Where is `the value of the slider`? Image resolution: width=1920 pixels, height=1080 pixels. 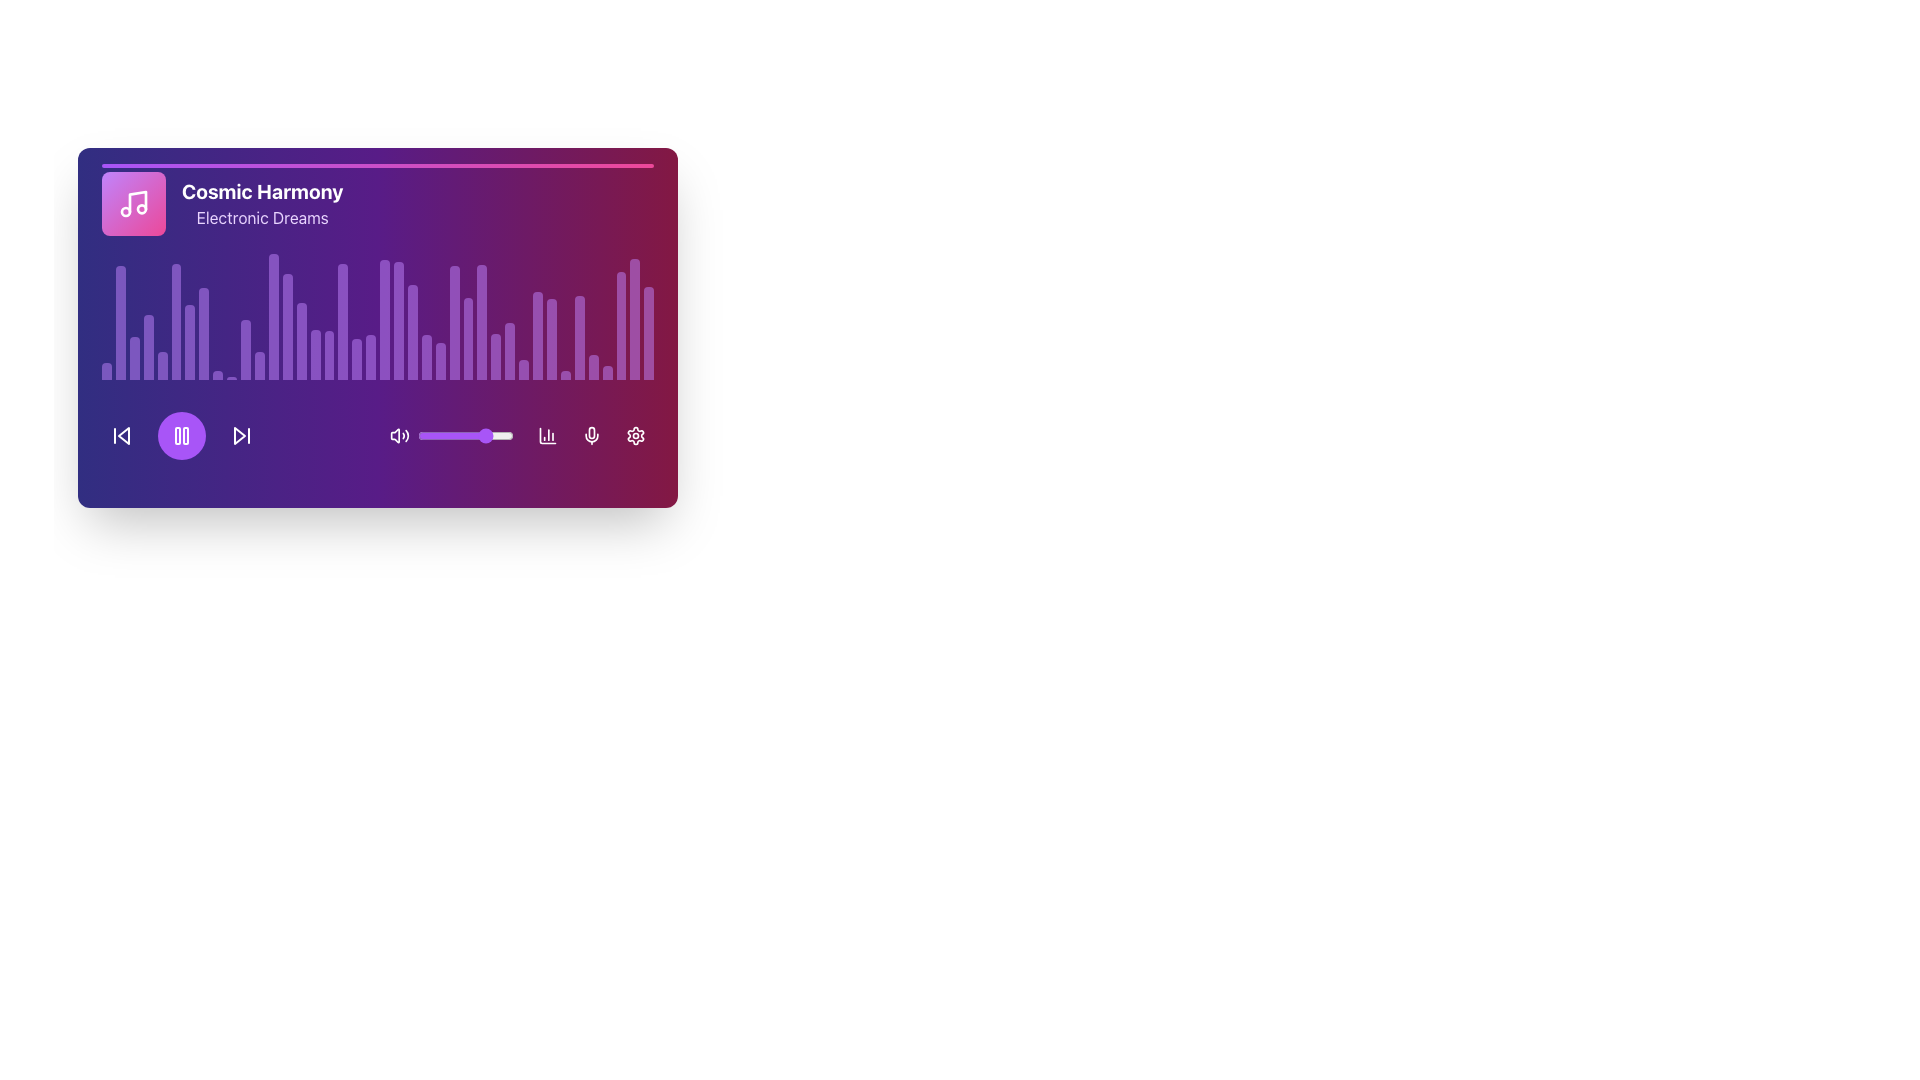
the value of the slider is located at coordinates (437, 434).